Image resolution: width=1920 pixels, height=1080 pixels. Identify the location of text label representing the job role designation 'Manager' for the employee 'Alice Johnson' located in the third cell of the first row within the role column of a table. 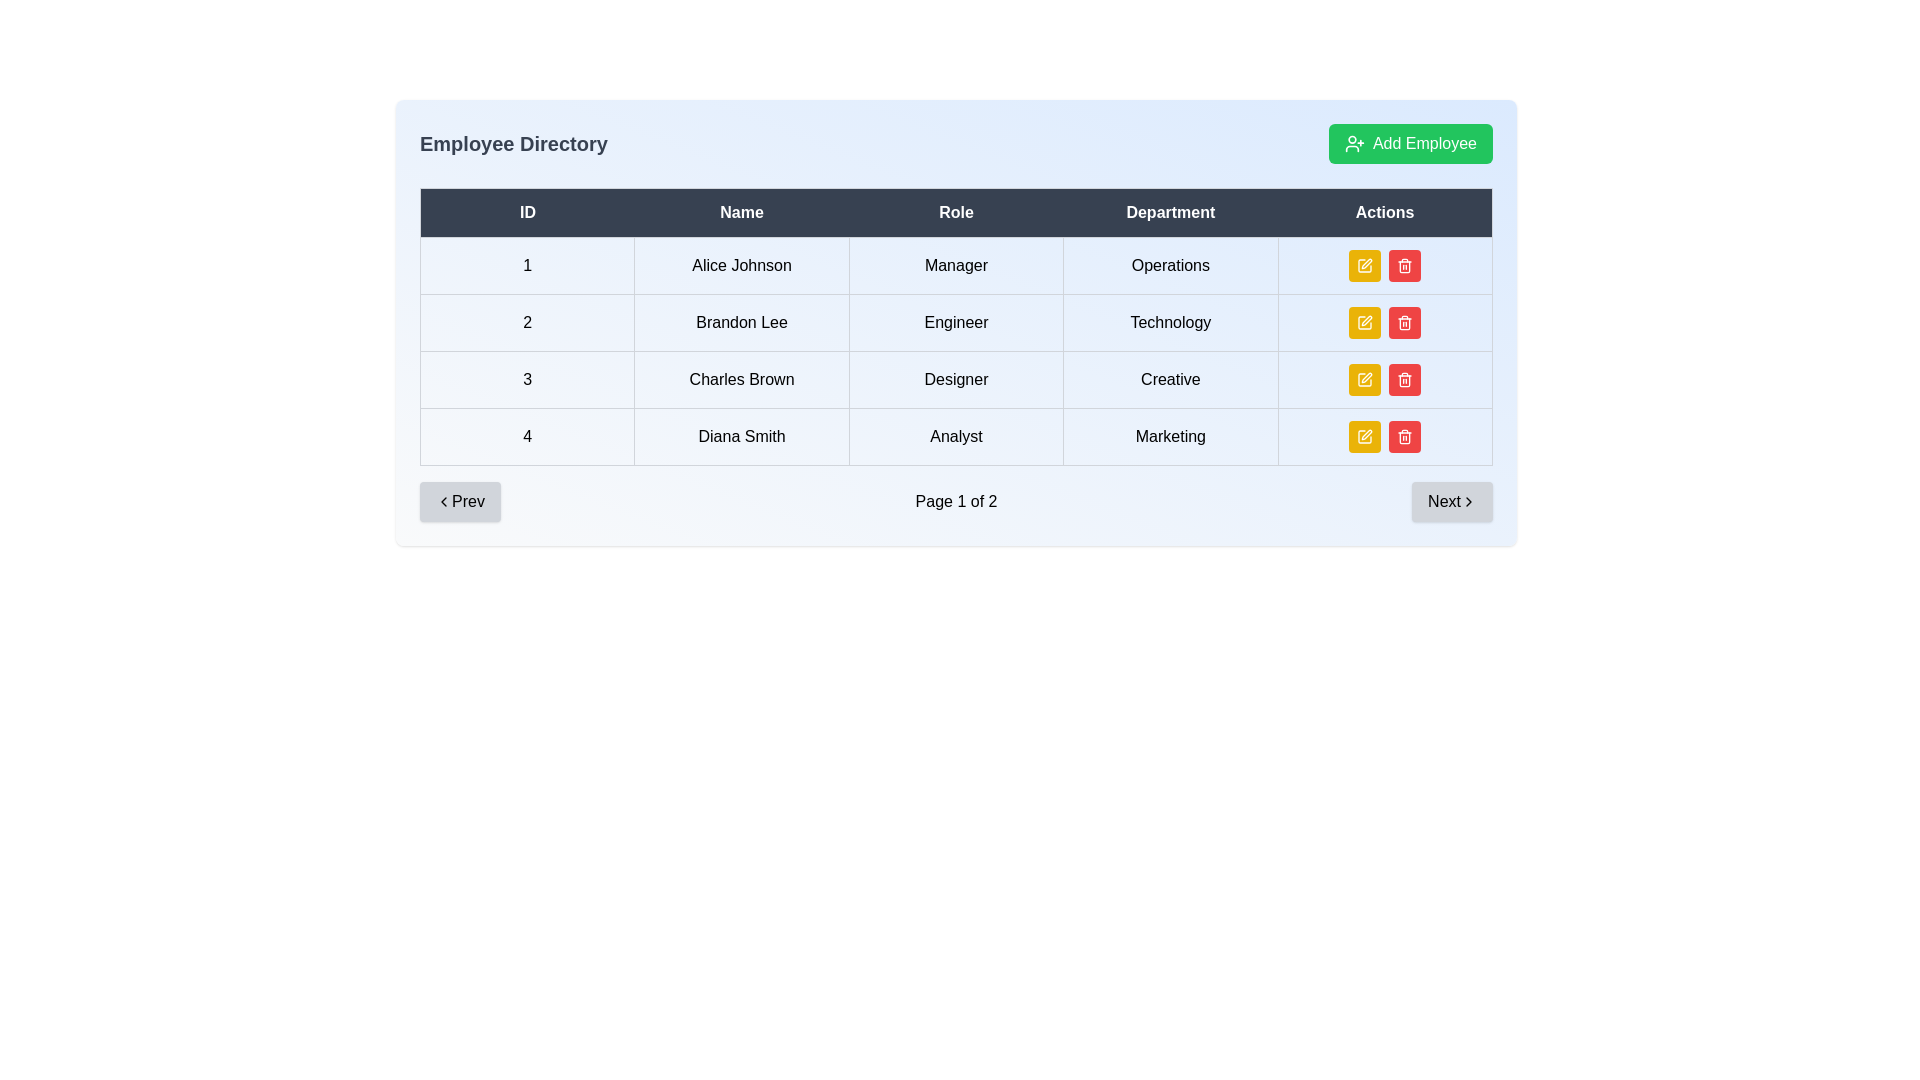
(955, 265).